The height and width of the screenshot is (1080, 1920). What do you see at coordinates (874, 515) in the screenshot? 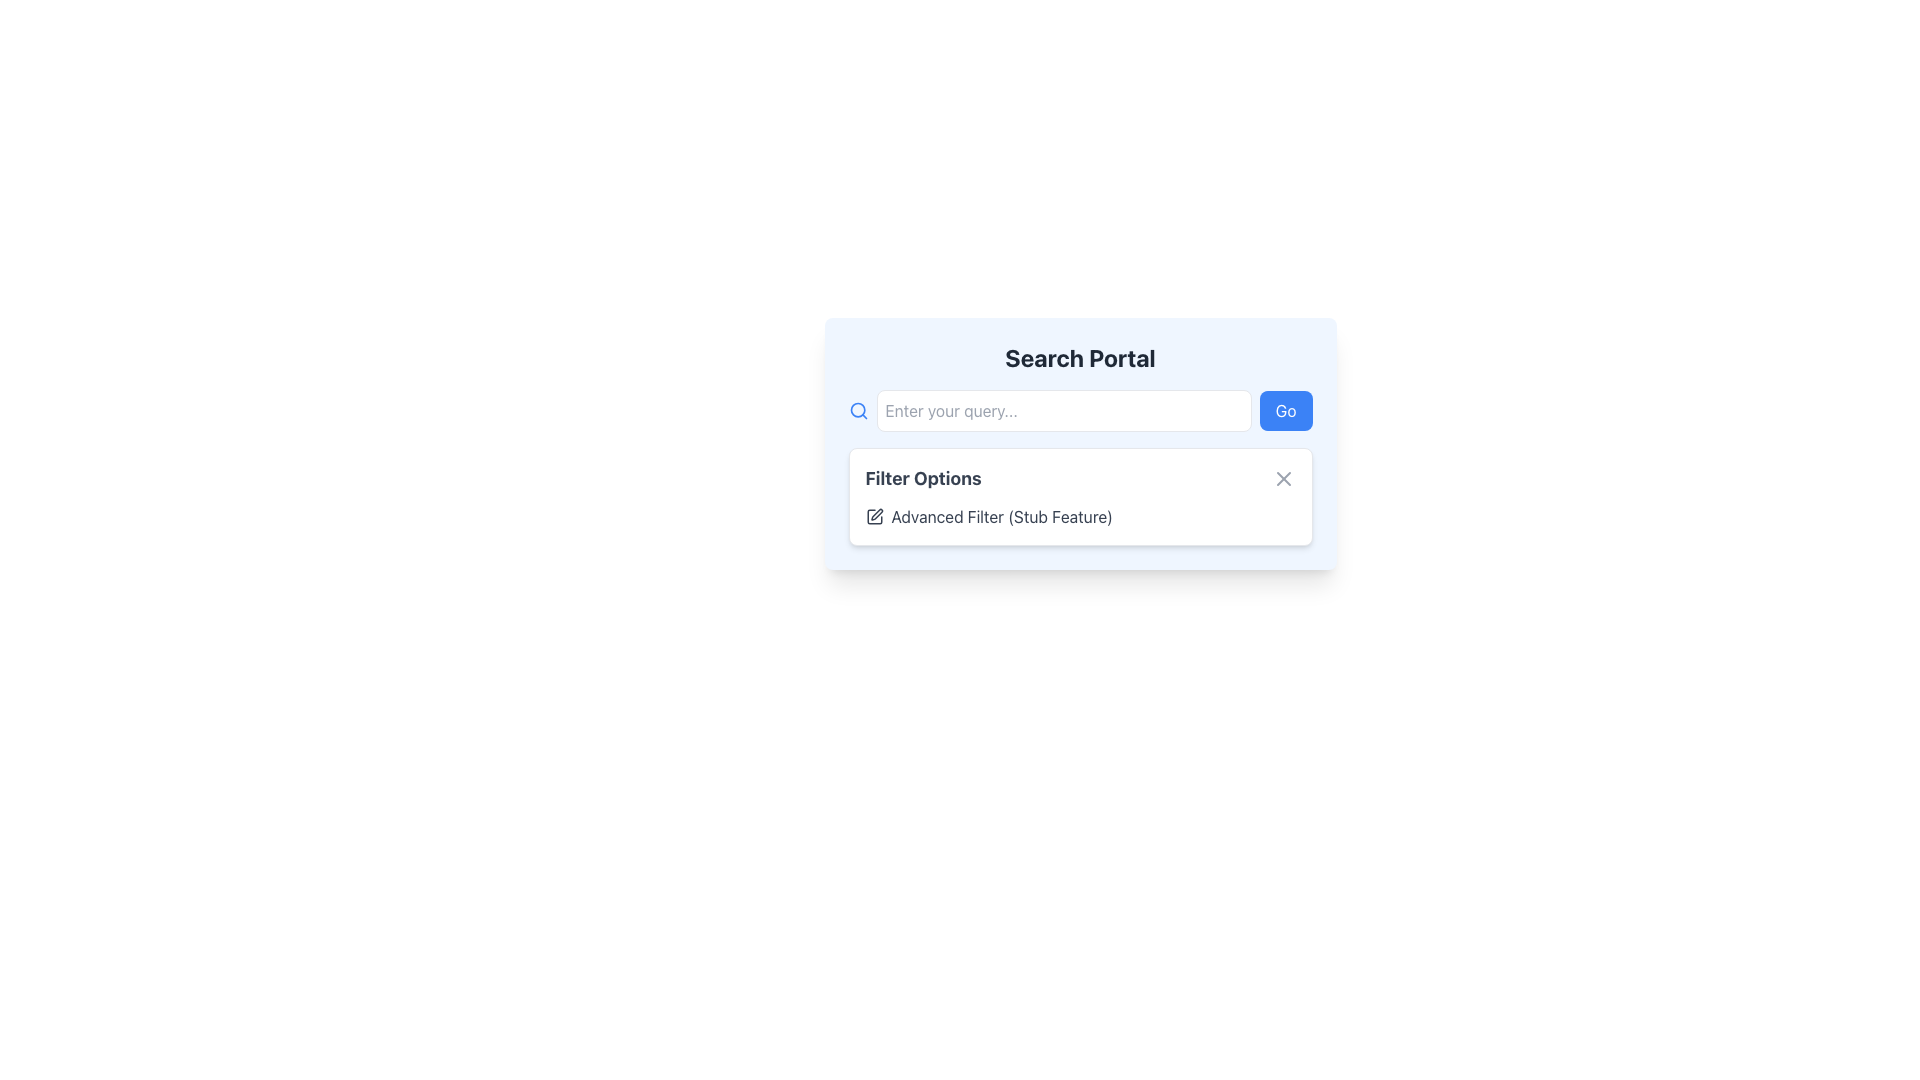
I see `the pen icon located beside the 'Advanced Filter (Stub Feature)' label in the 'Filter Options' section` at bounding box center [874, 515].